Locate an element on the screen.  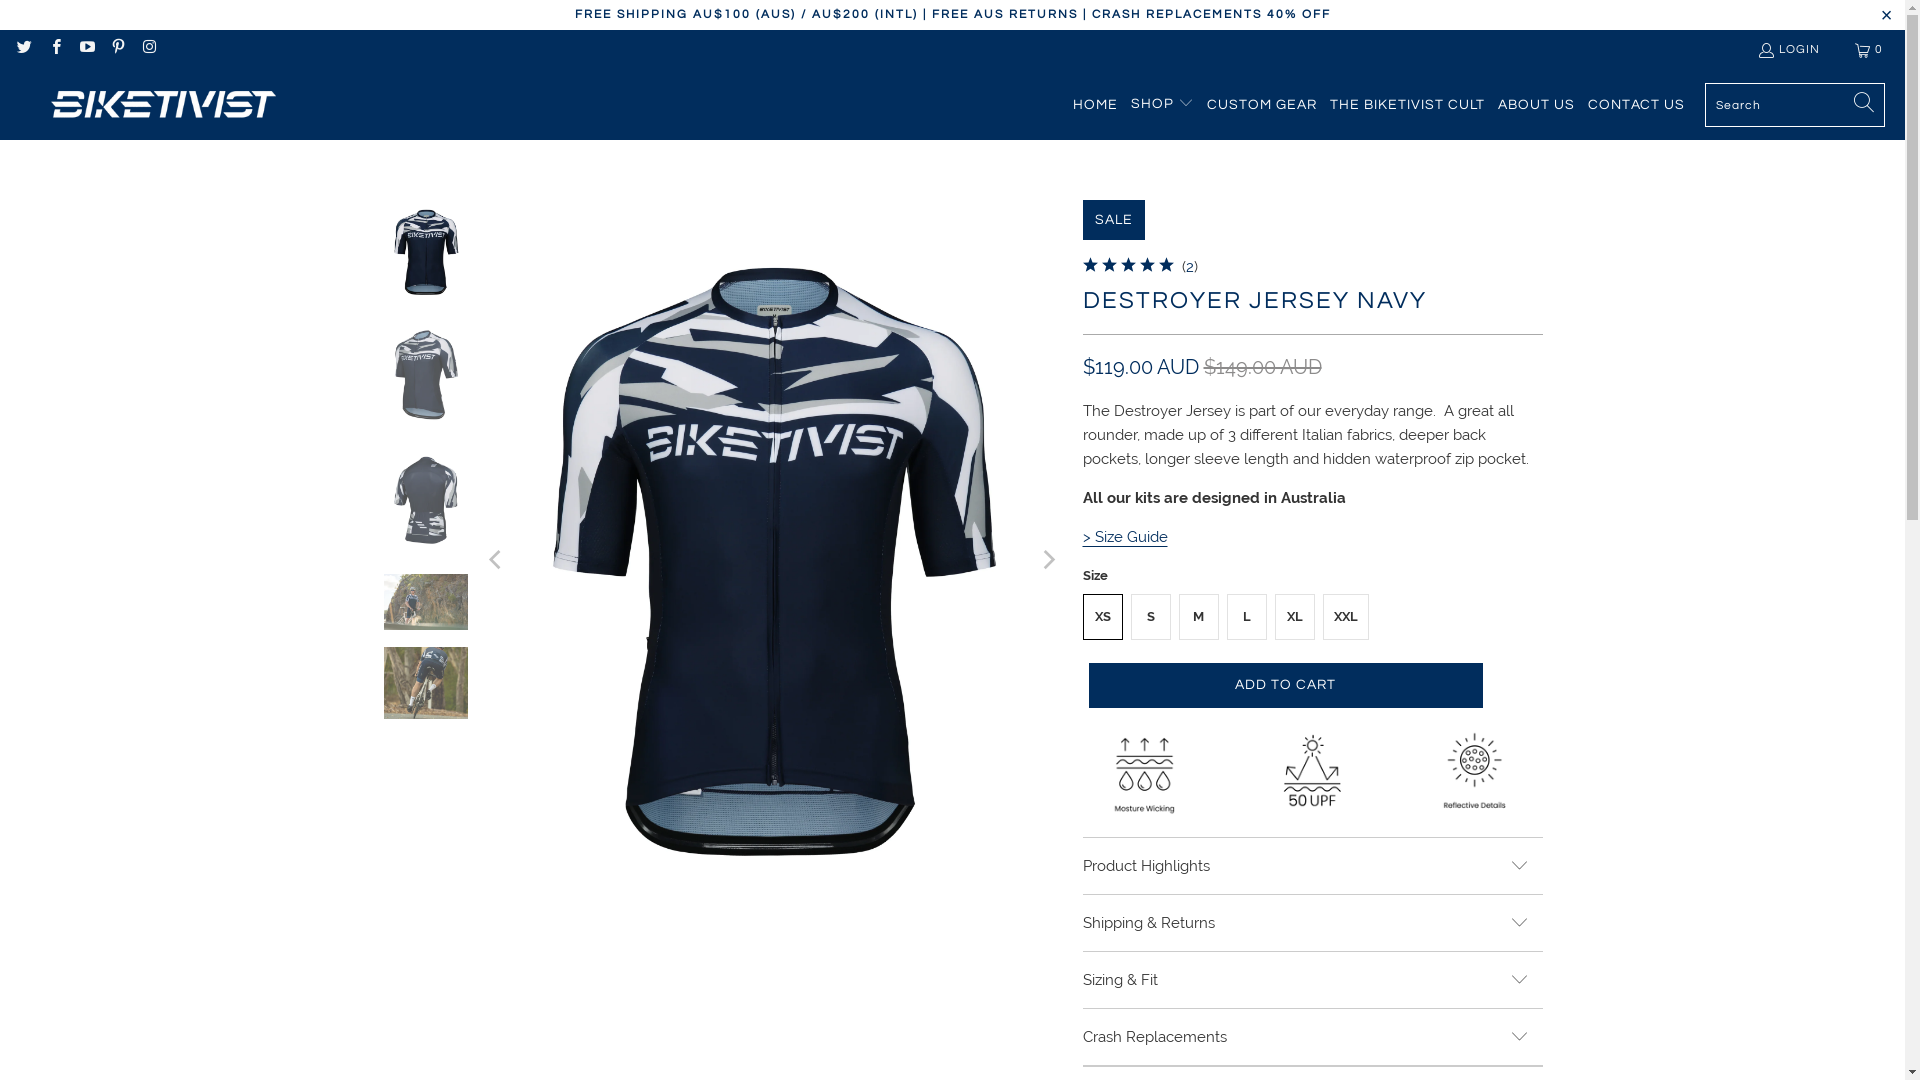
'CUSTOM GEAR' is located at coordinates (1261, 104).